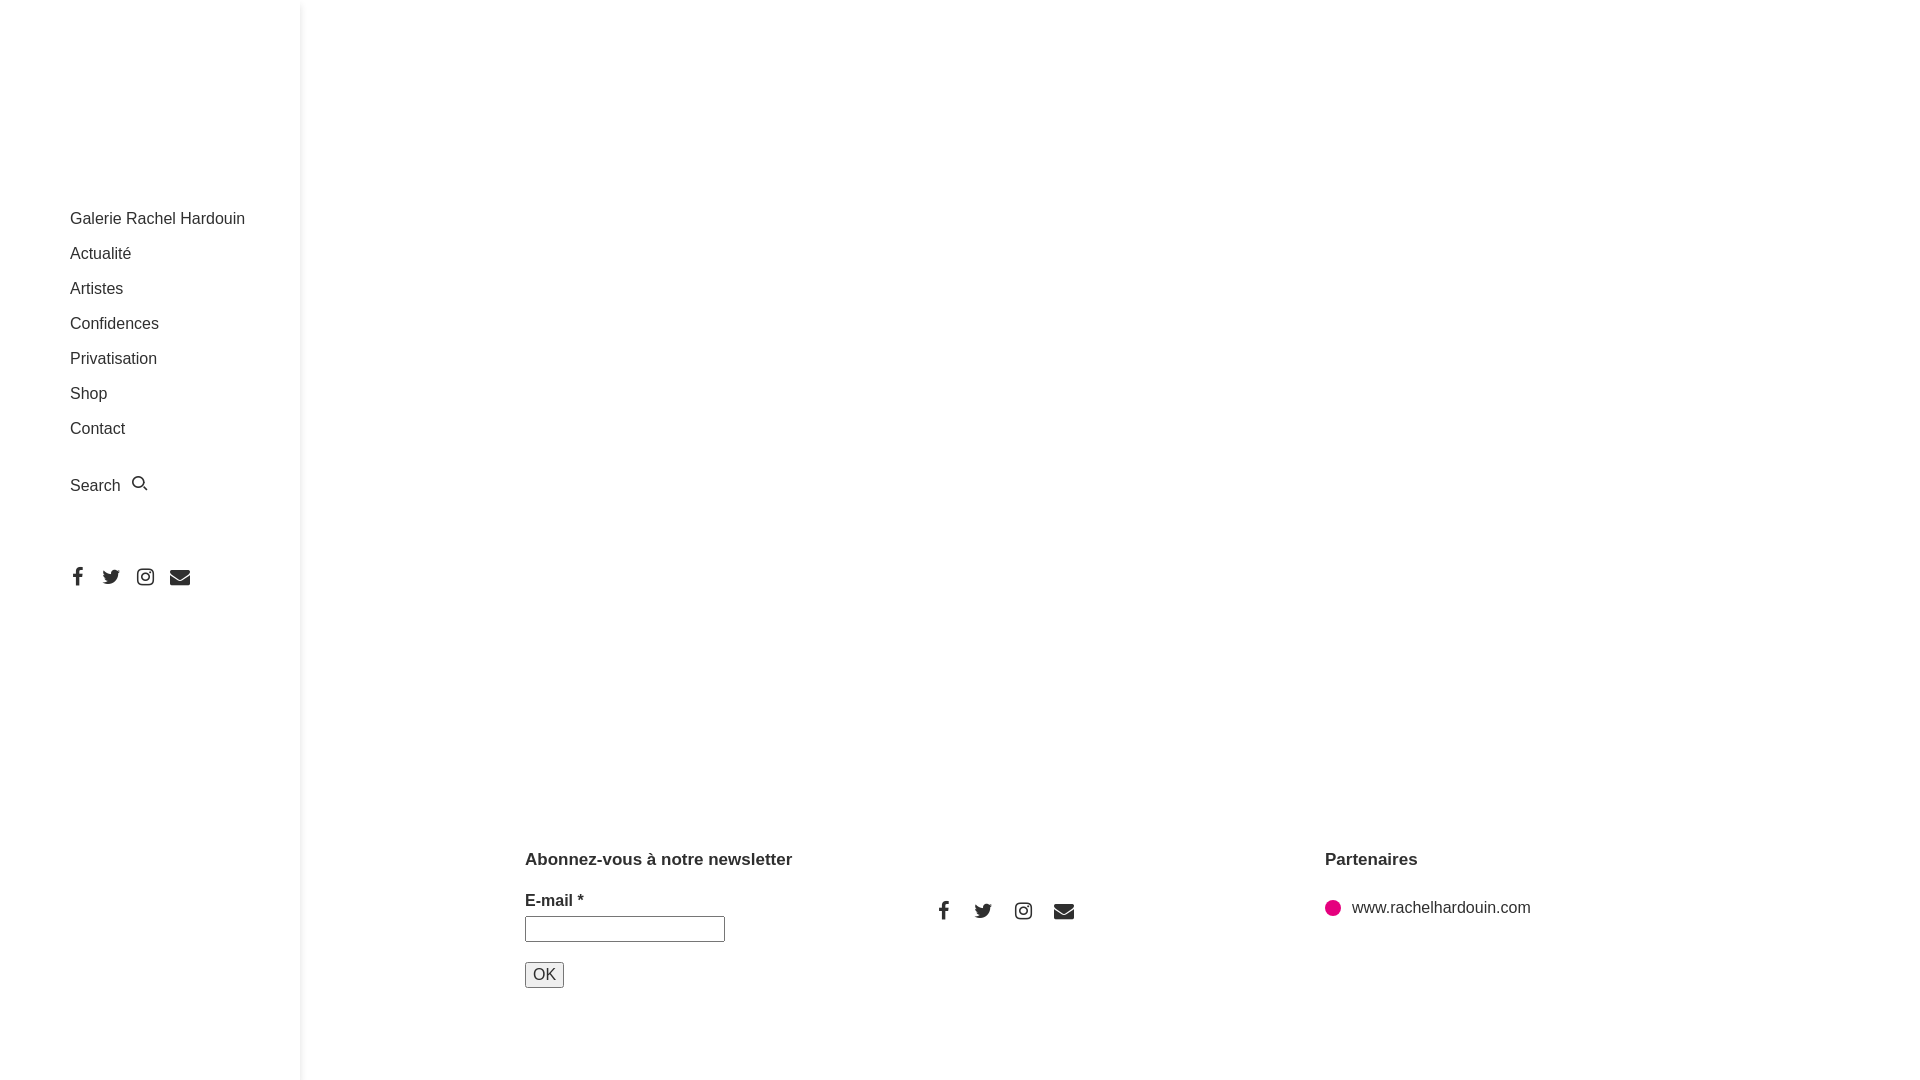 The height and width of the screenshot is (1080, 1920). What do you see at coordinates (623, 929) in the screenshot?
I see `'E-mail'` at bounding box center [623, 929].